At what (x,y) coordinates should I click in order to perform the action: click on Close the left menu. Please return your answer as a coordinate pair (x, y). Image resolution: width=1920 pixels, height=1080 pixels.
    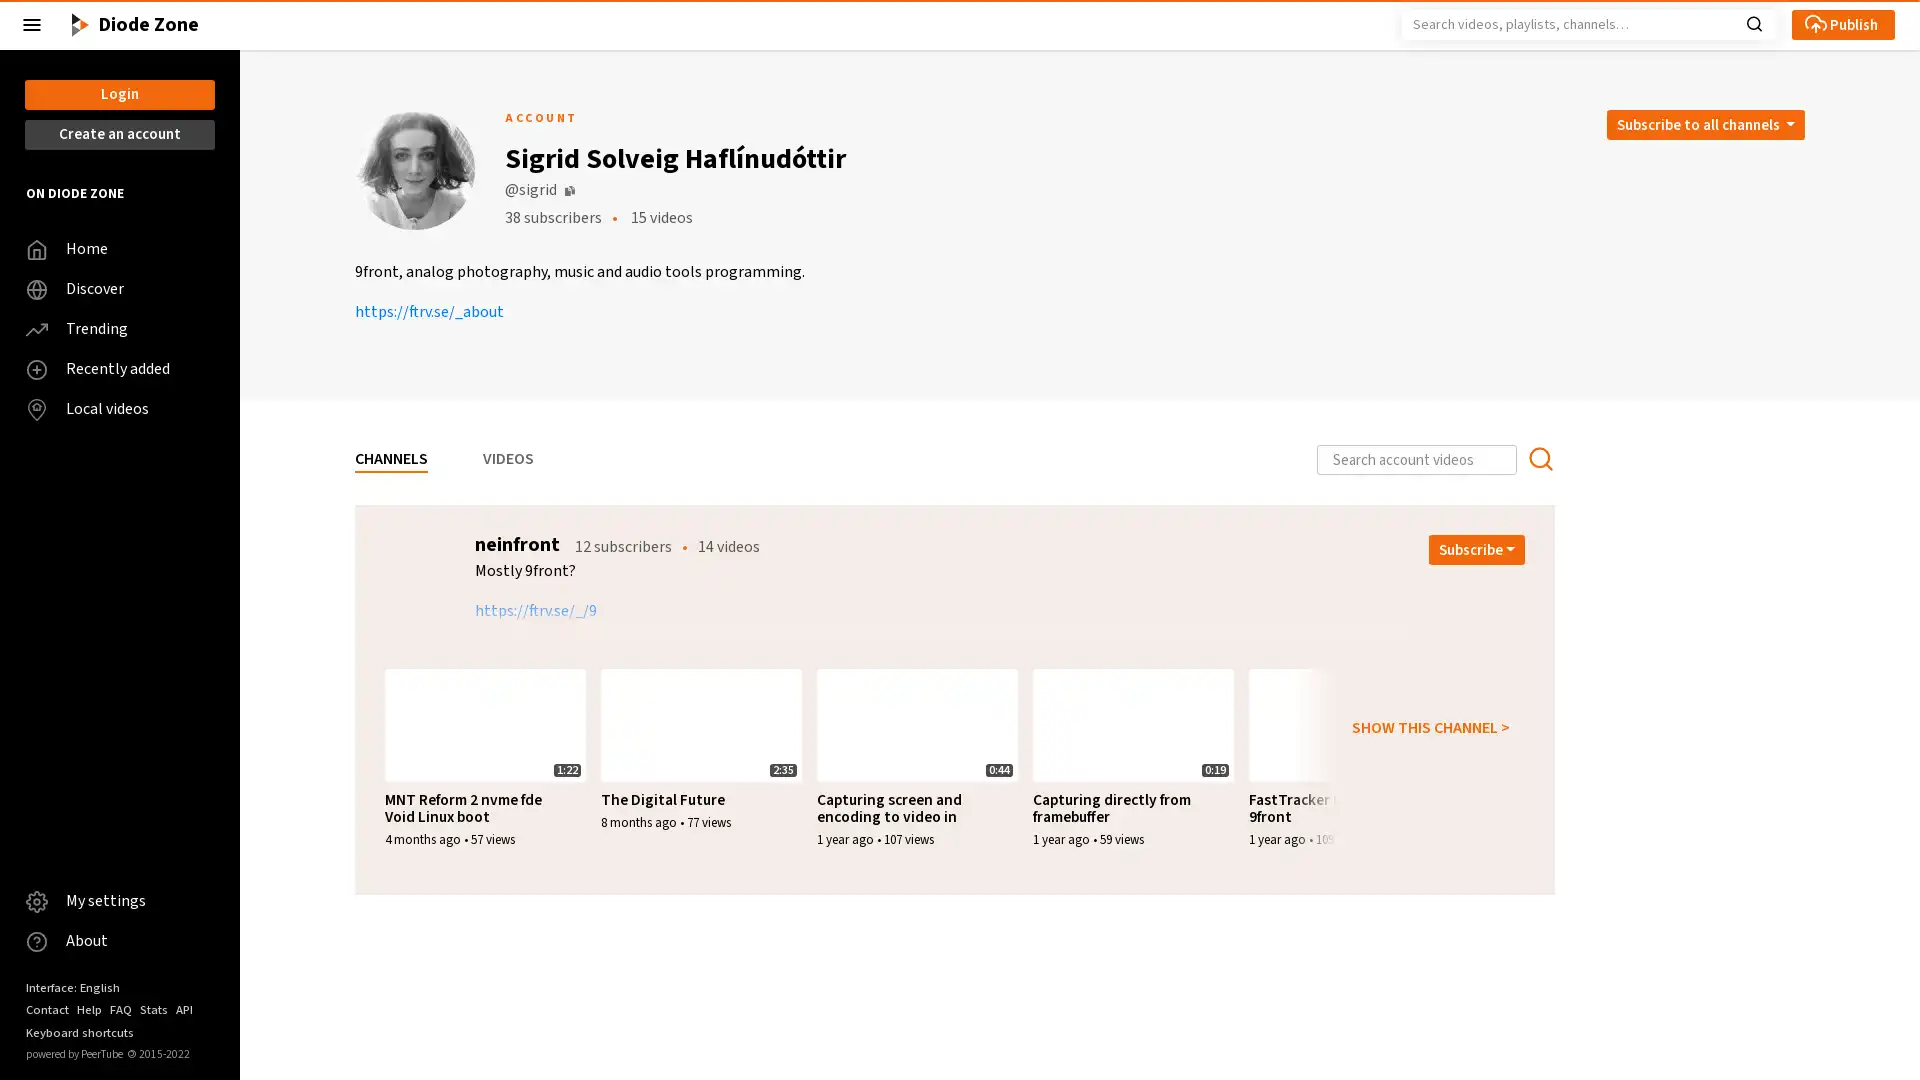
    Looking at the image, I should click on (32, 24).